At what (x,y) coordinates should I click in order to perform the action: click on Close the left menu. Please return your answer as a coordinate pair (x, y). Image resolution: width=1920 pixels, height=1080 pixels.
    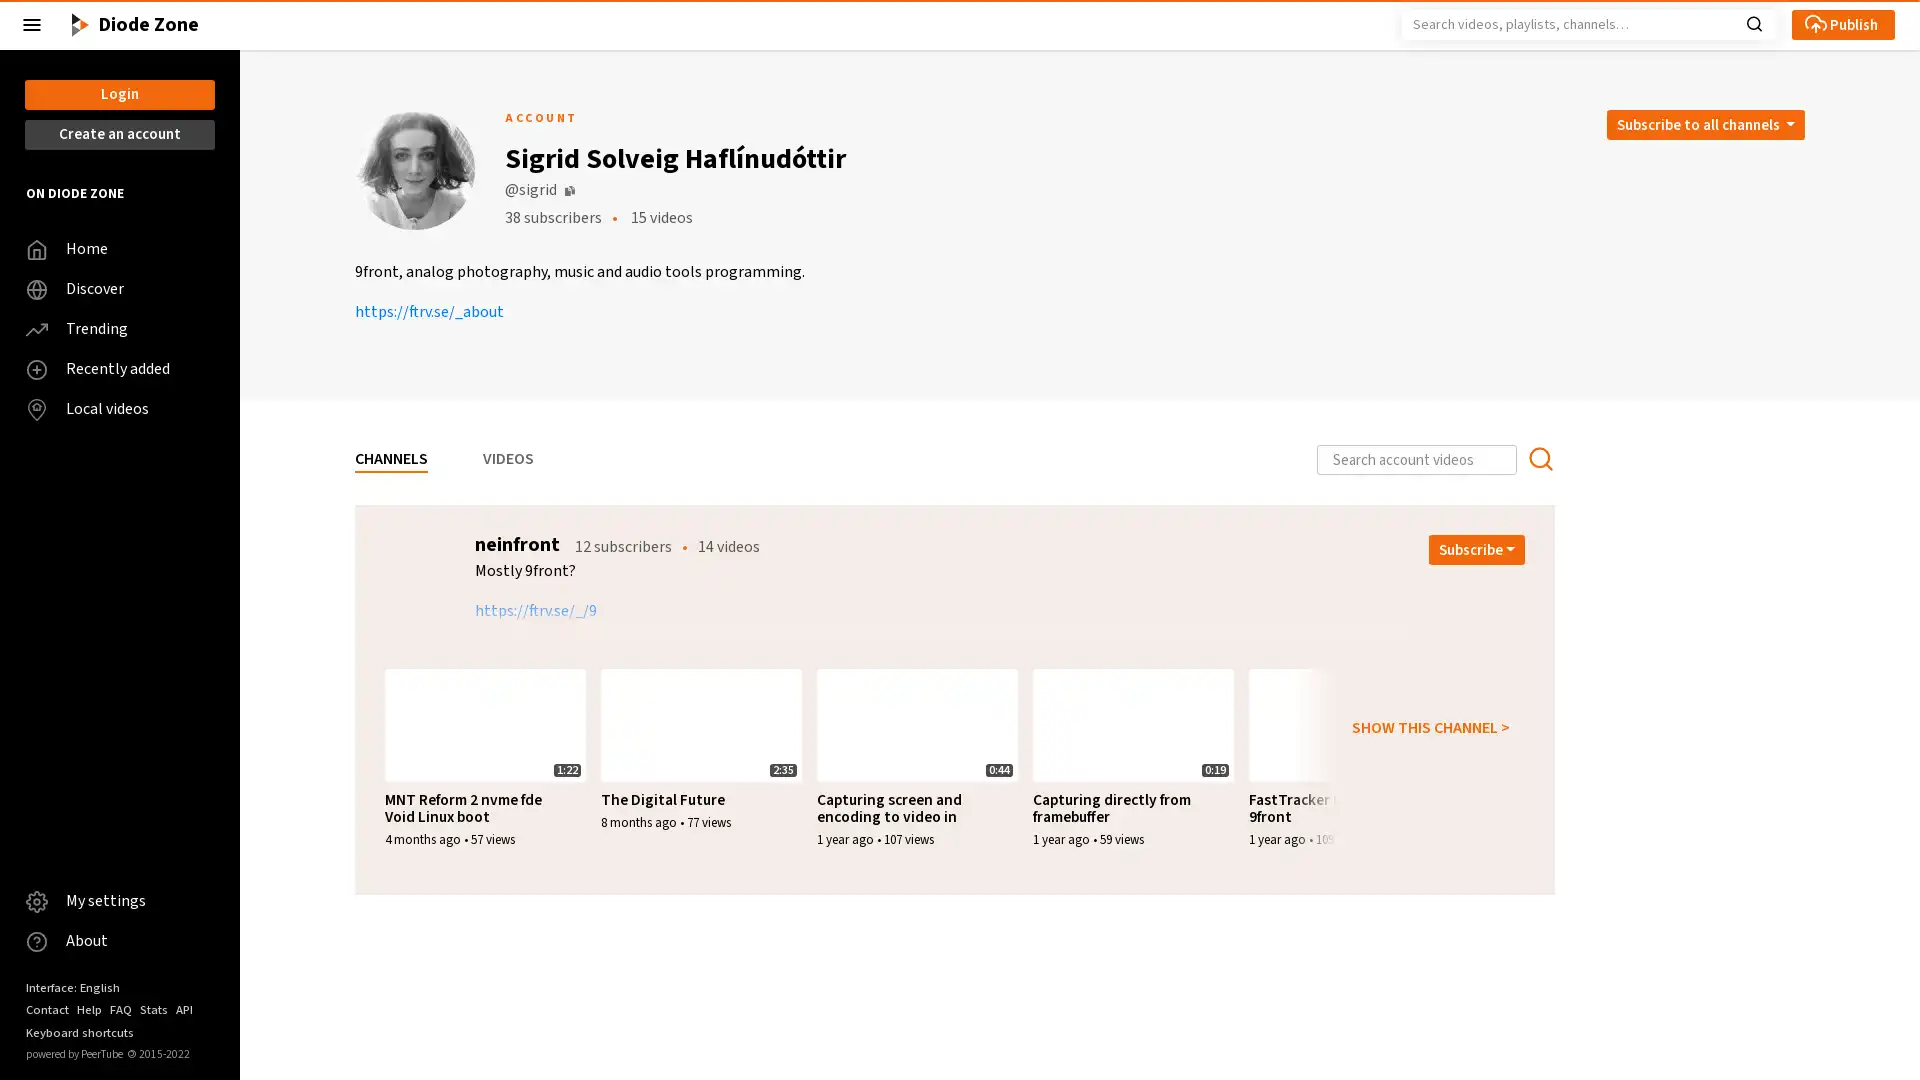
    Looking at the image, I should click on (32, 24).